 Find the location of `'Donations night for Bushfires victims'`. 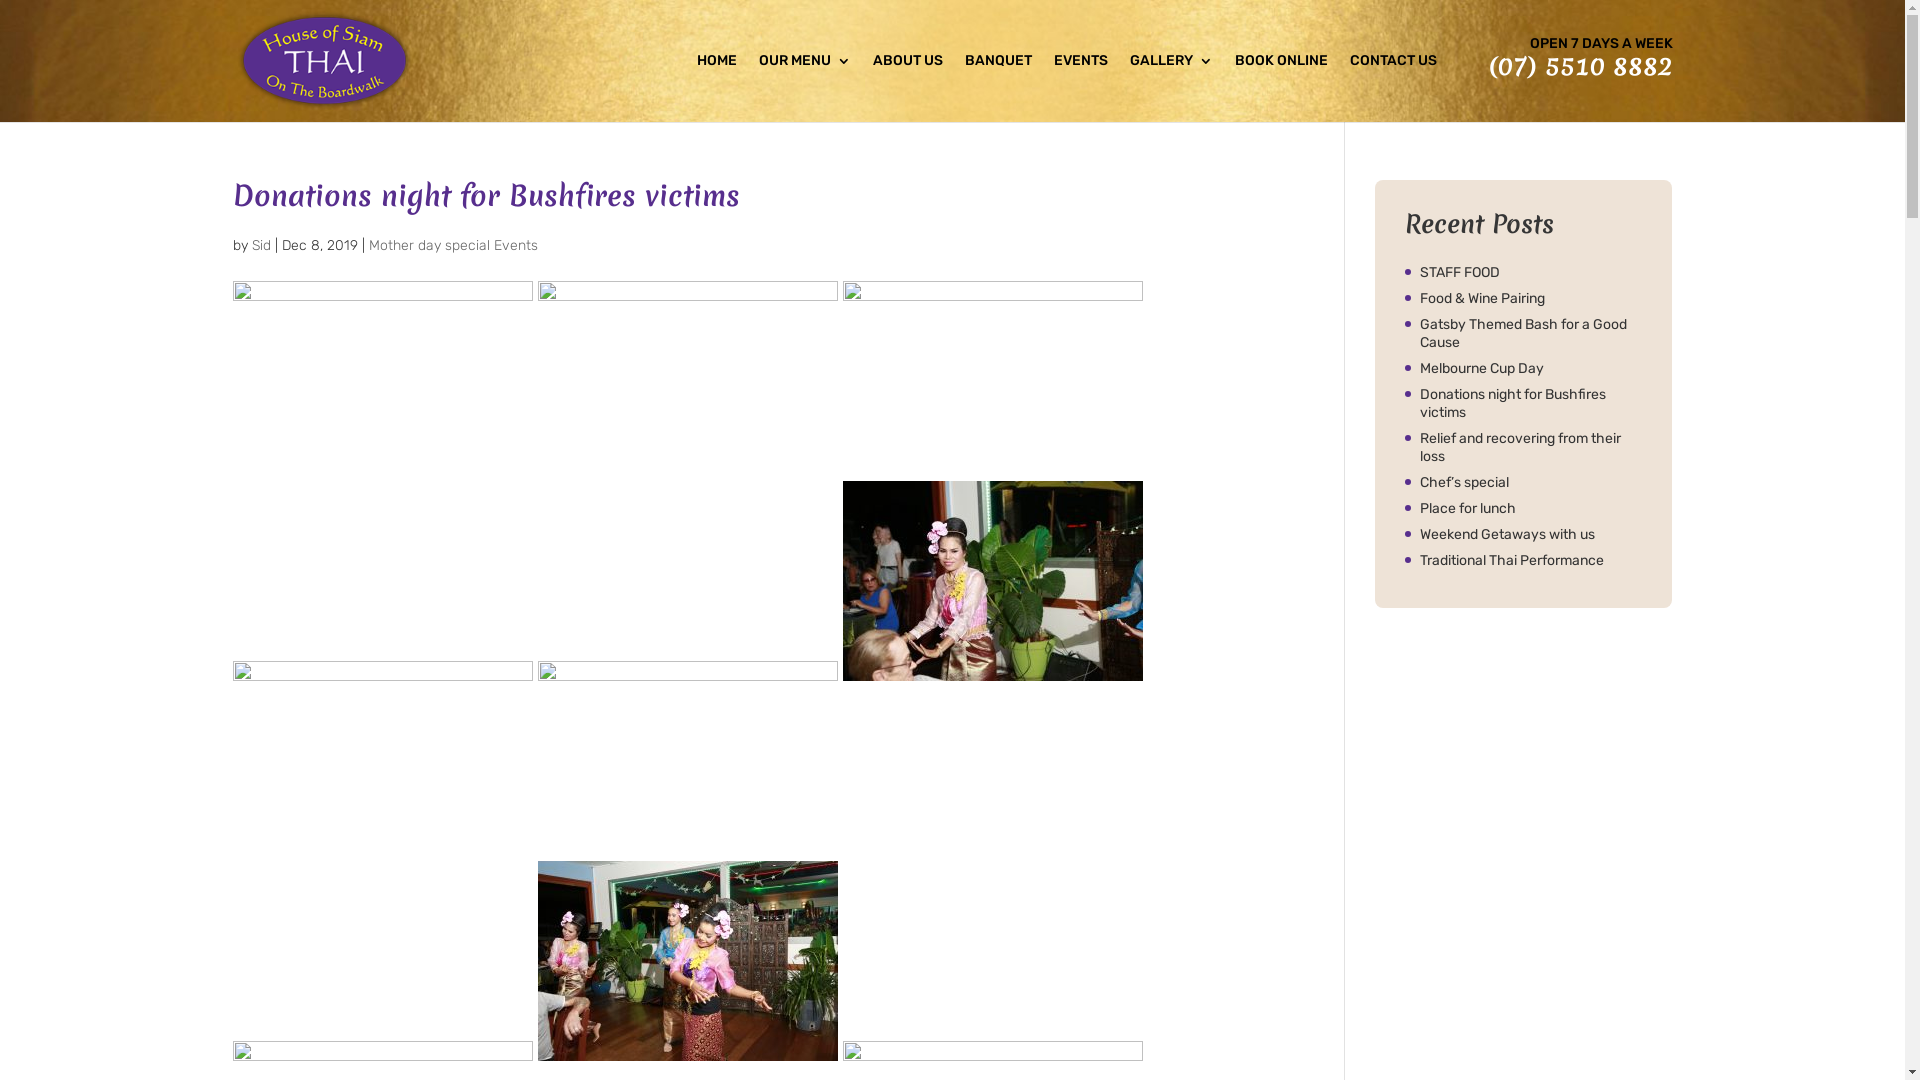

'Donations night for Bushfires victims' is located at coordinates (1530, 404).